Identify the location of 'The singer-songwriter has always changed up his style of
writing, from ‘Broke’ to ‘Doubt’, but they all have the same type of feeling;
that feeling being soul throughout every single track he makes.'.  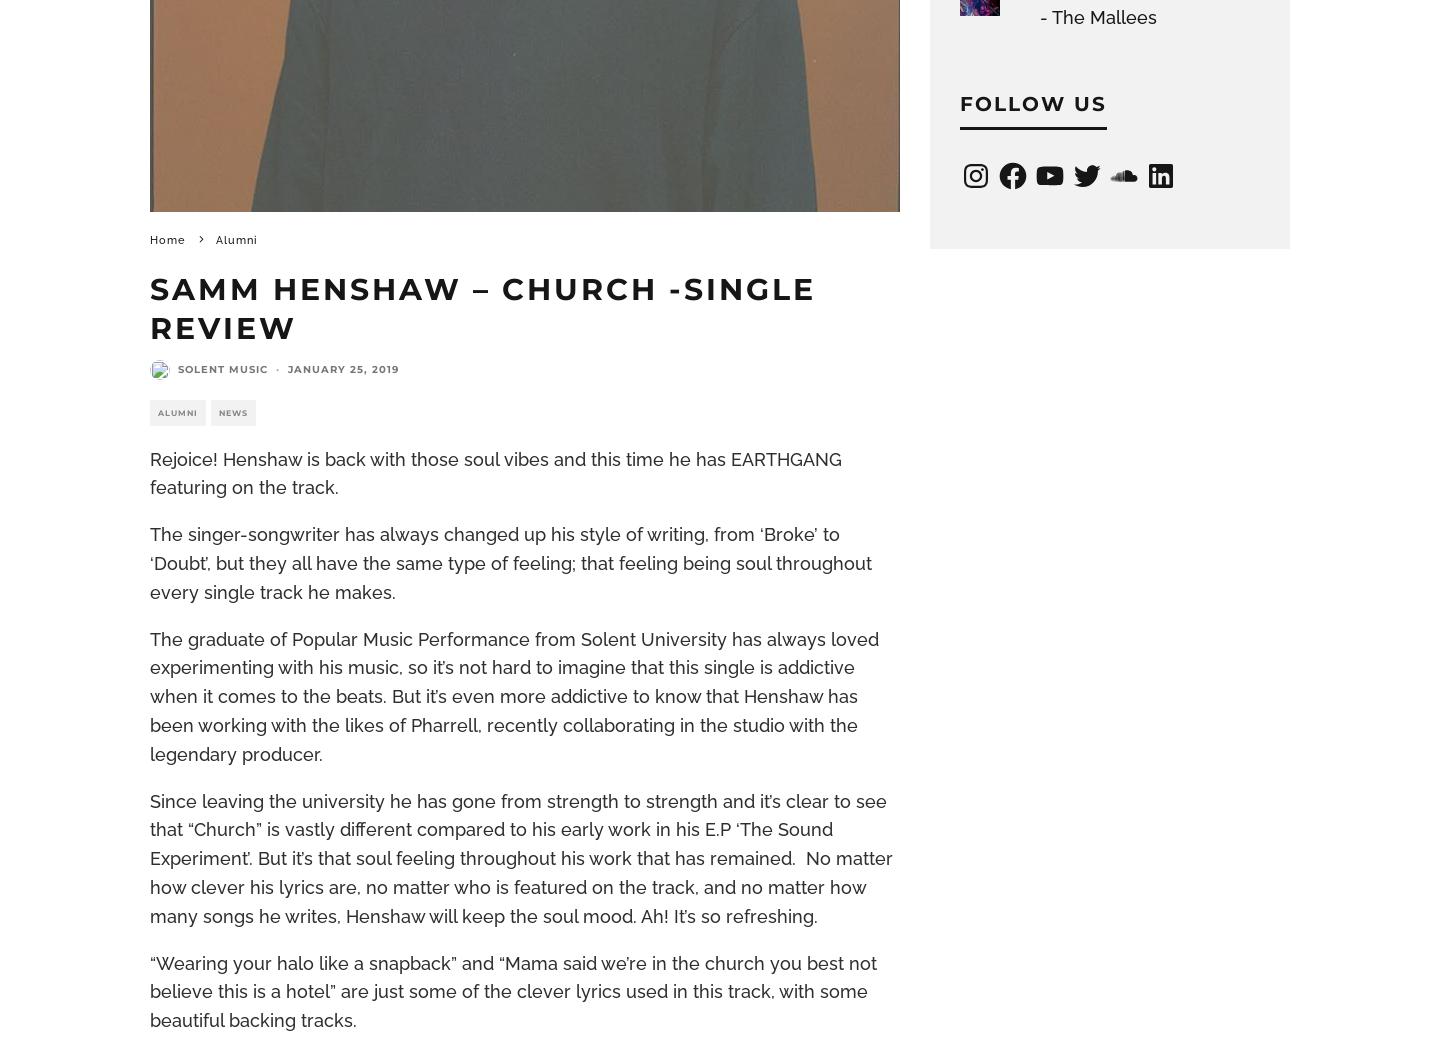
(510, 561).